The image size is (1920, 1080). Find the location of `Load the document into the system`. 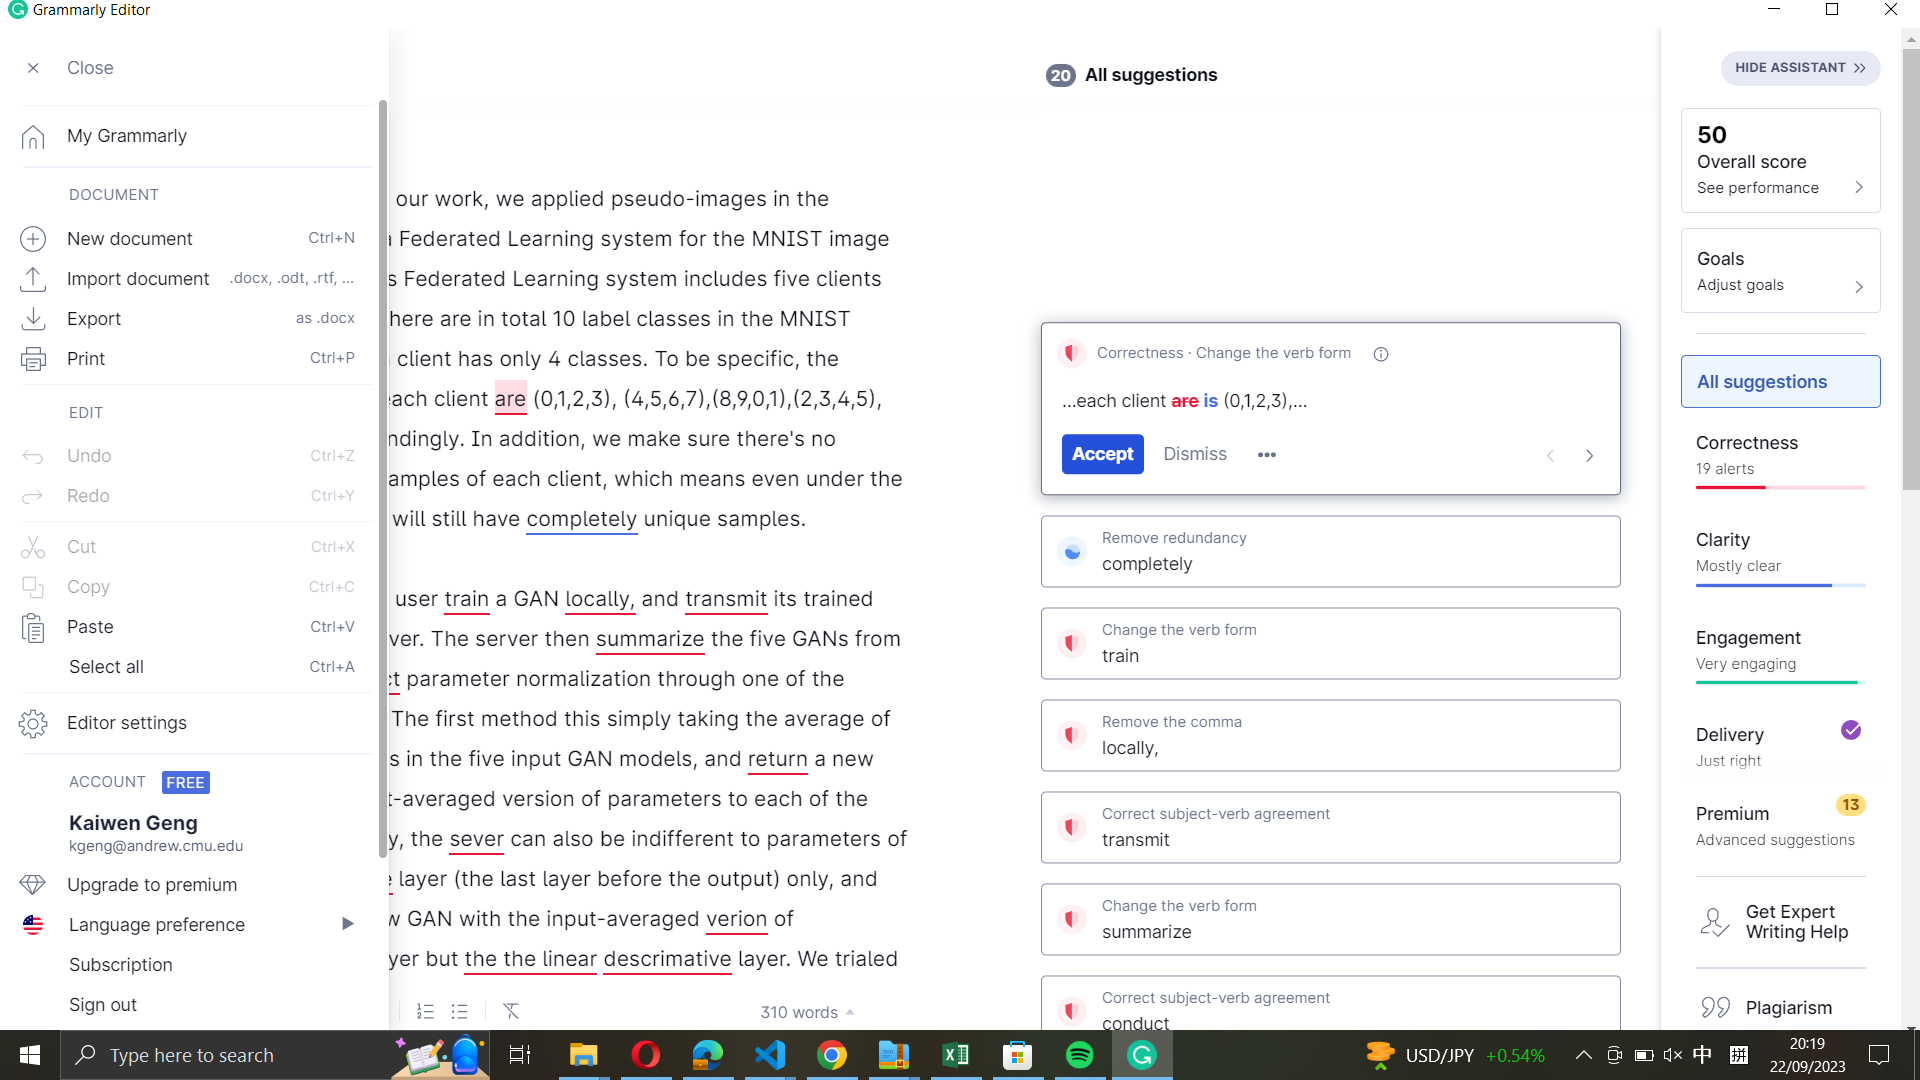

Load the document into the system is located at coordinates (188, 275).